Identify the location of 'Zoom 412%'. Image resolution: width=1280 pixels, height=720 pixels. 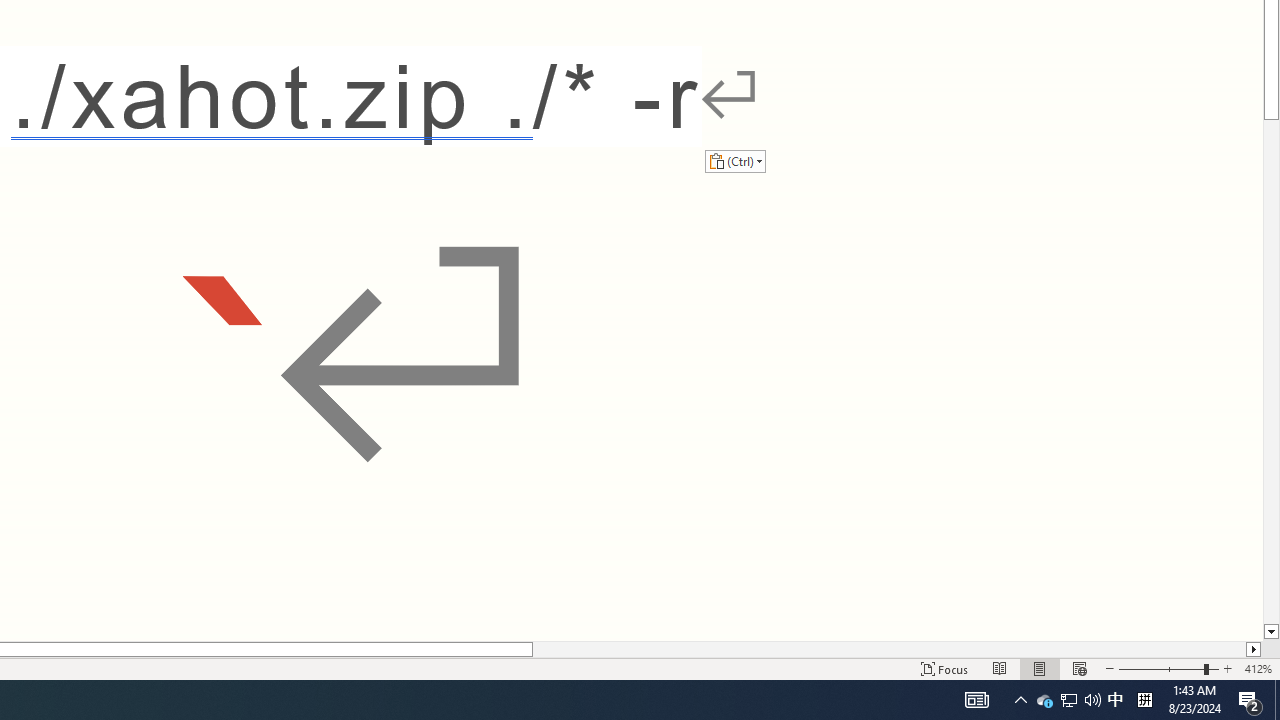
(1257, 669).